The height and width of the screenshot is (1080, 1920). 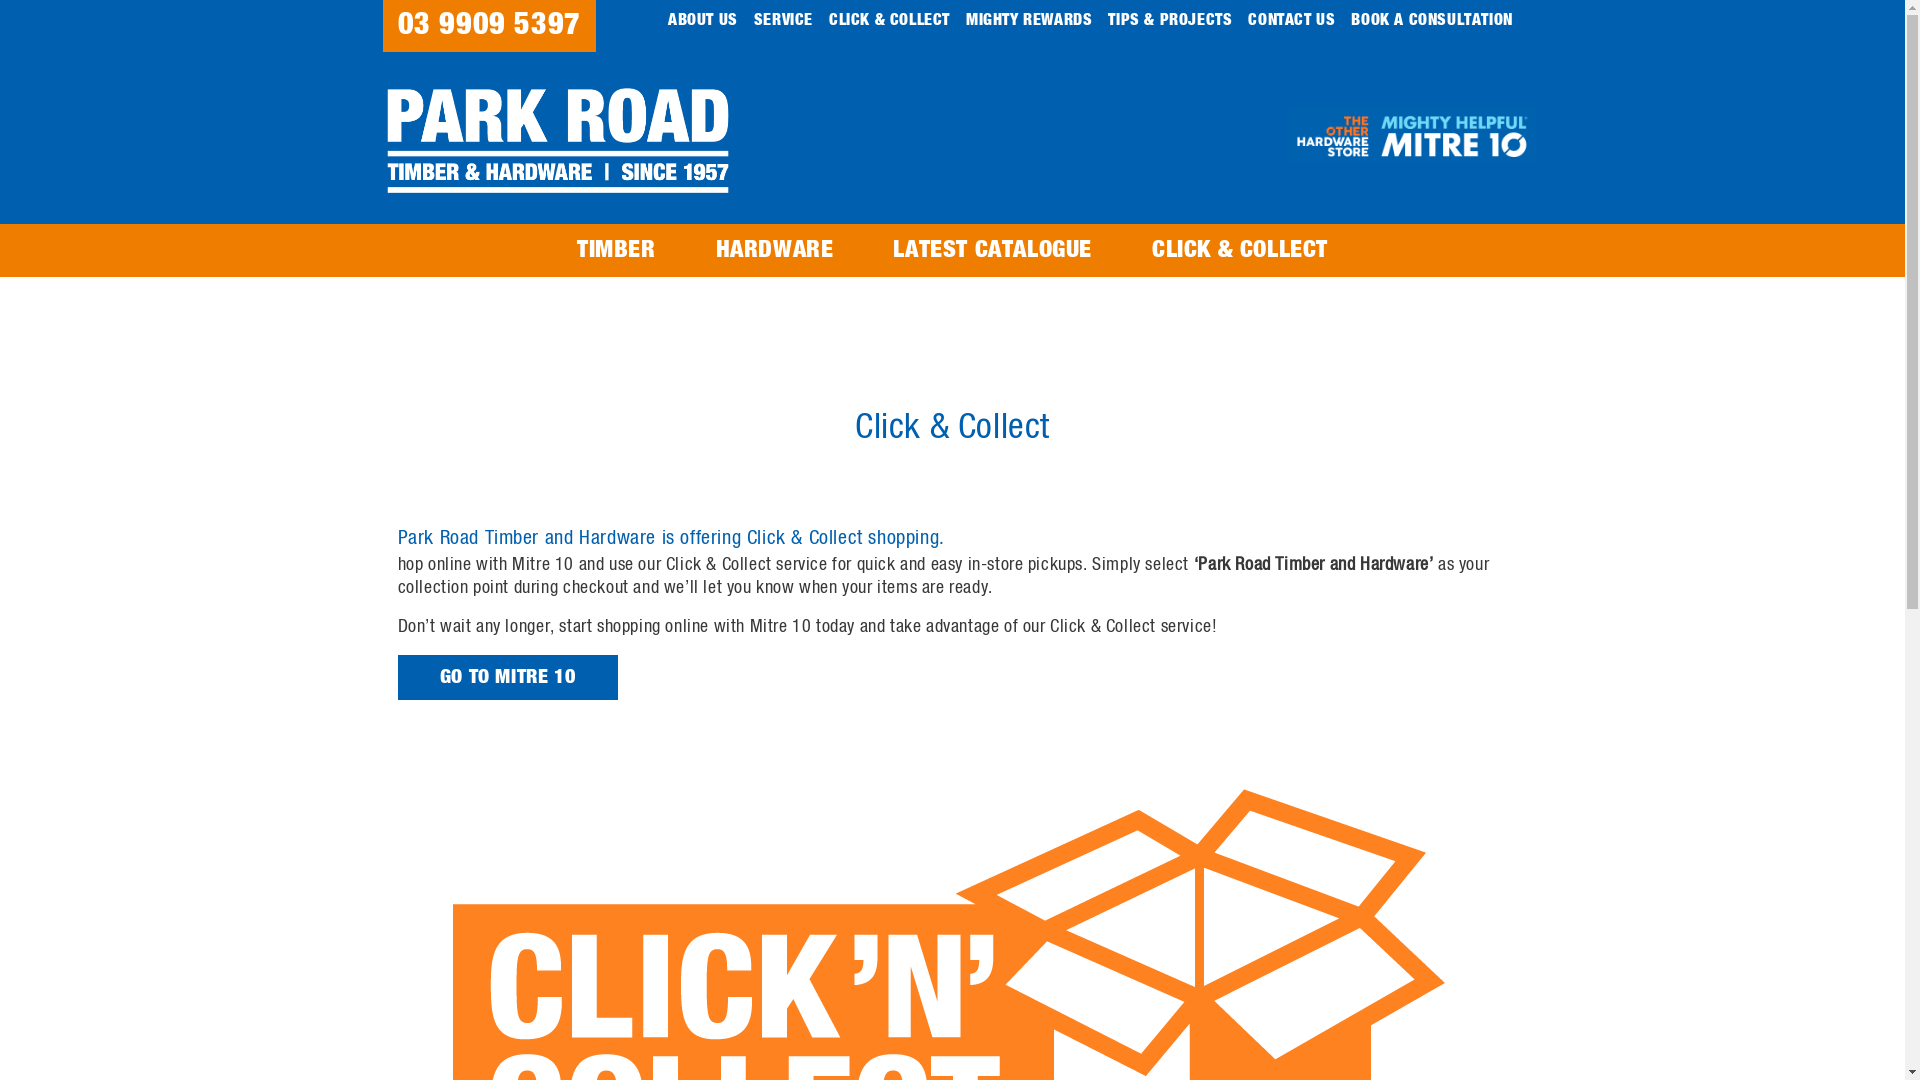 What do you see at coordinates (508, 676) in the screenshot?
I see `'GO TO MITRE 10'` at bounding box center [508, 676].